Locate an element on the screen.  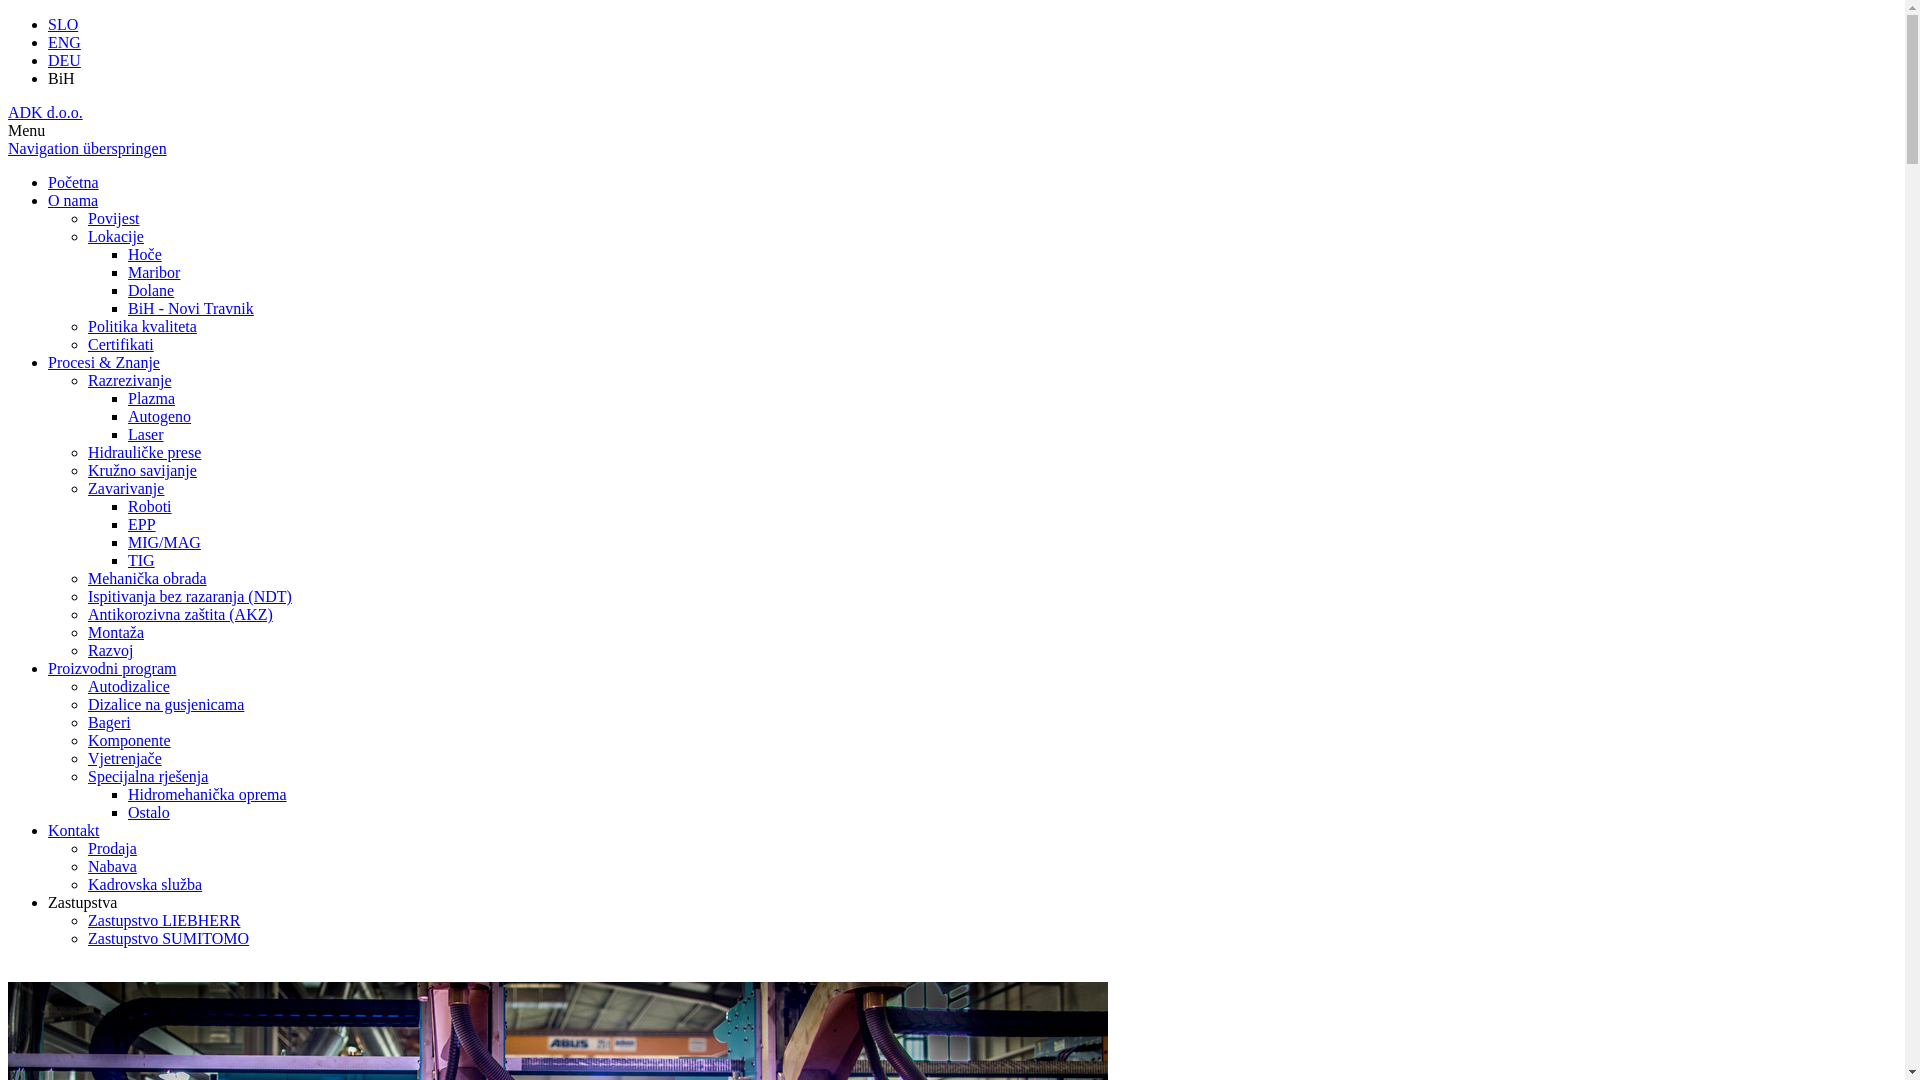
'Kontakt' is located at coordinates (73, 830).